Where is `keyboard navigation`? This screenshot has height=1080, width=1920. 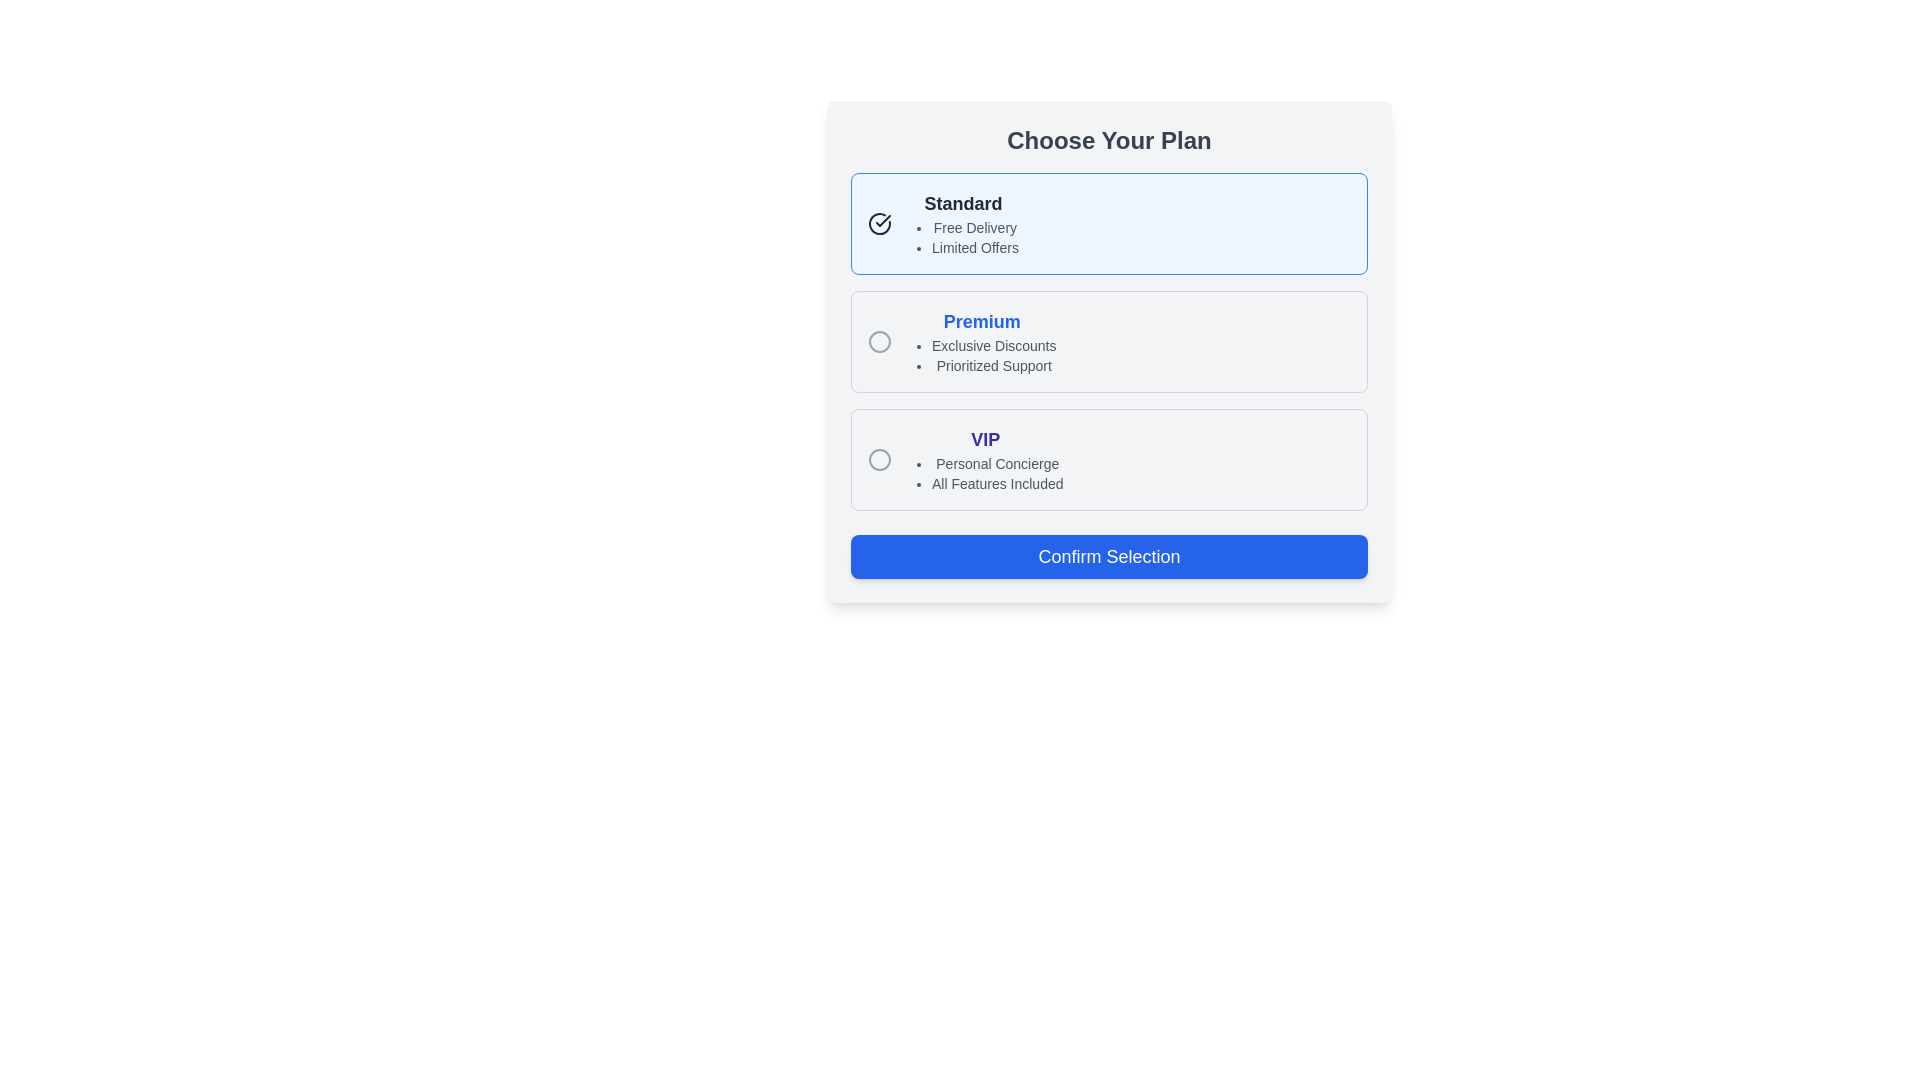 keyboard navigation is located at coordinates (1108, 223).